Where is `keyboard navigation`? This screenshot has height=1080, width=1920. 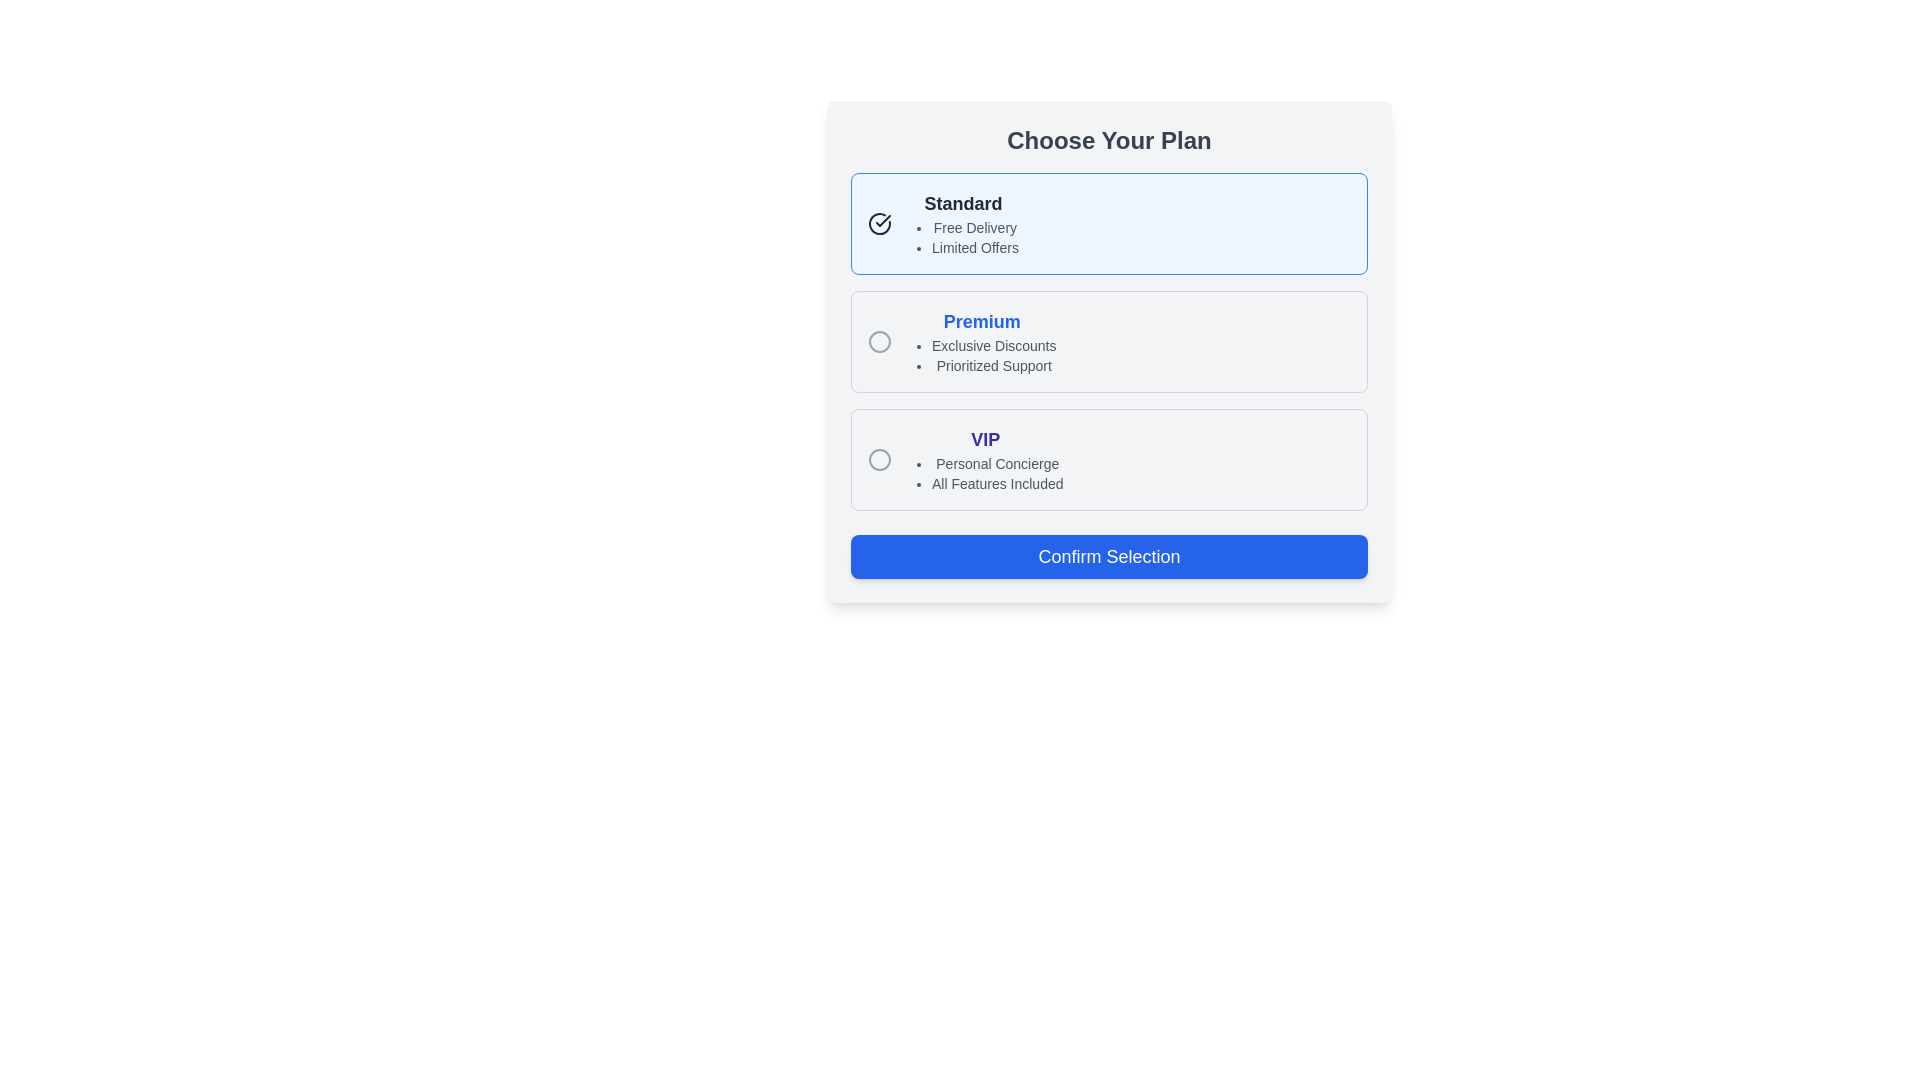 keyboard navigation is located at coordinates (1108, 223).